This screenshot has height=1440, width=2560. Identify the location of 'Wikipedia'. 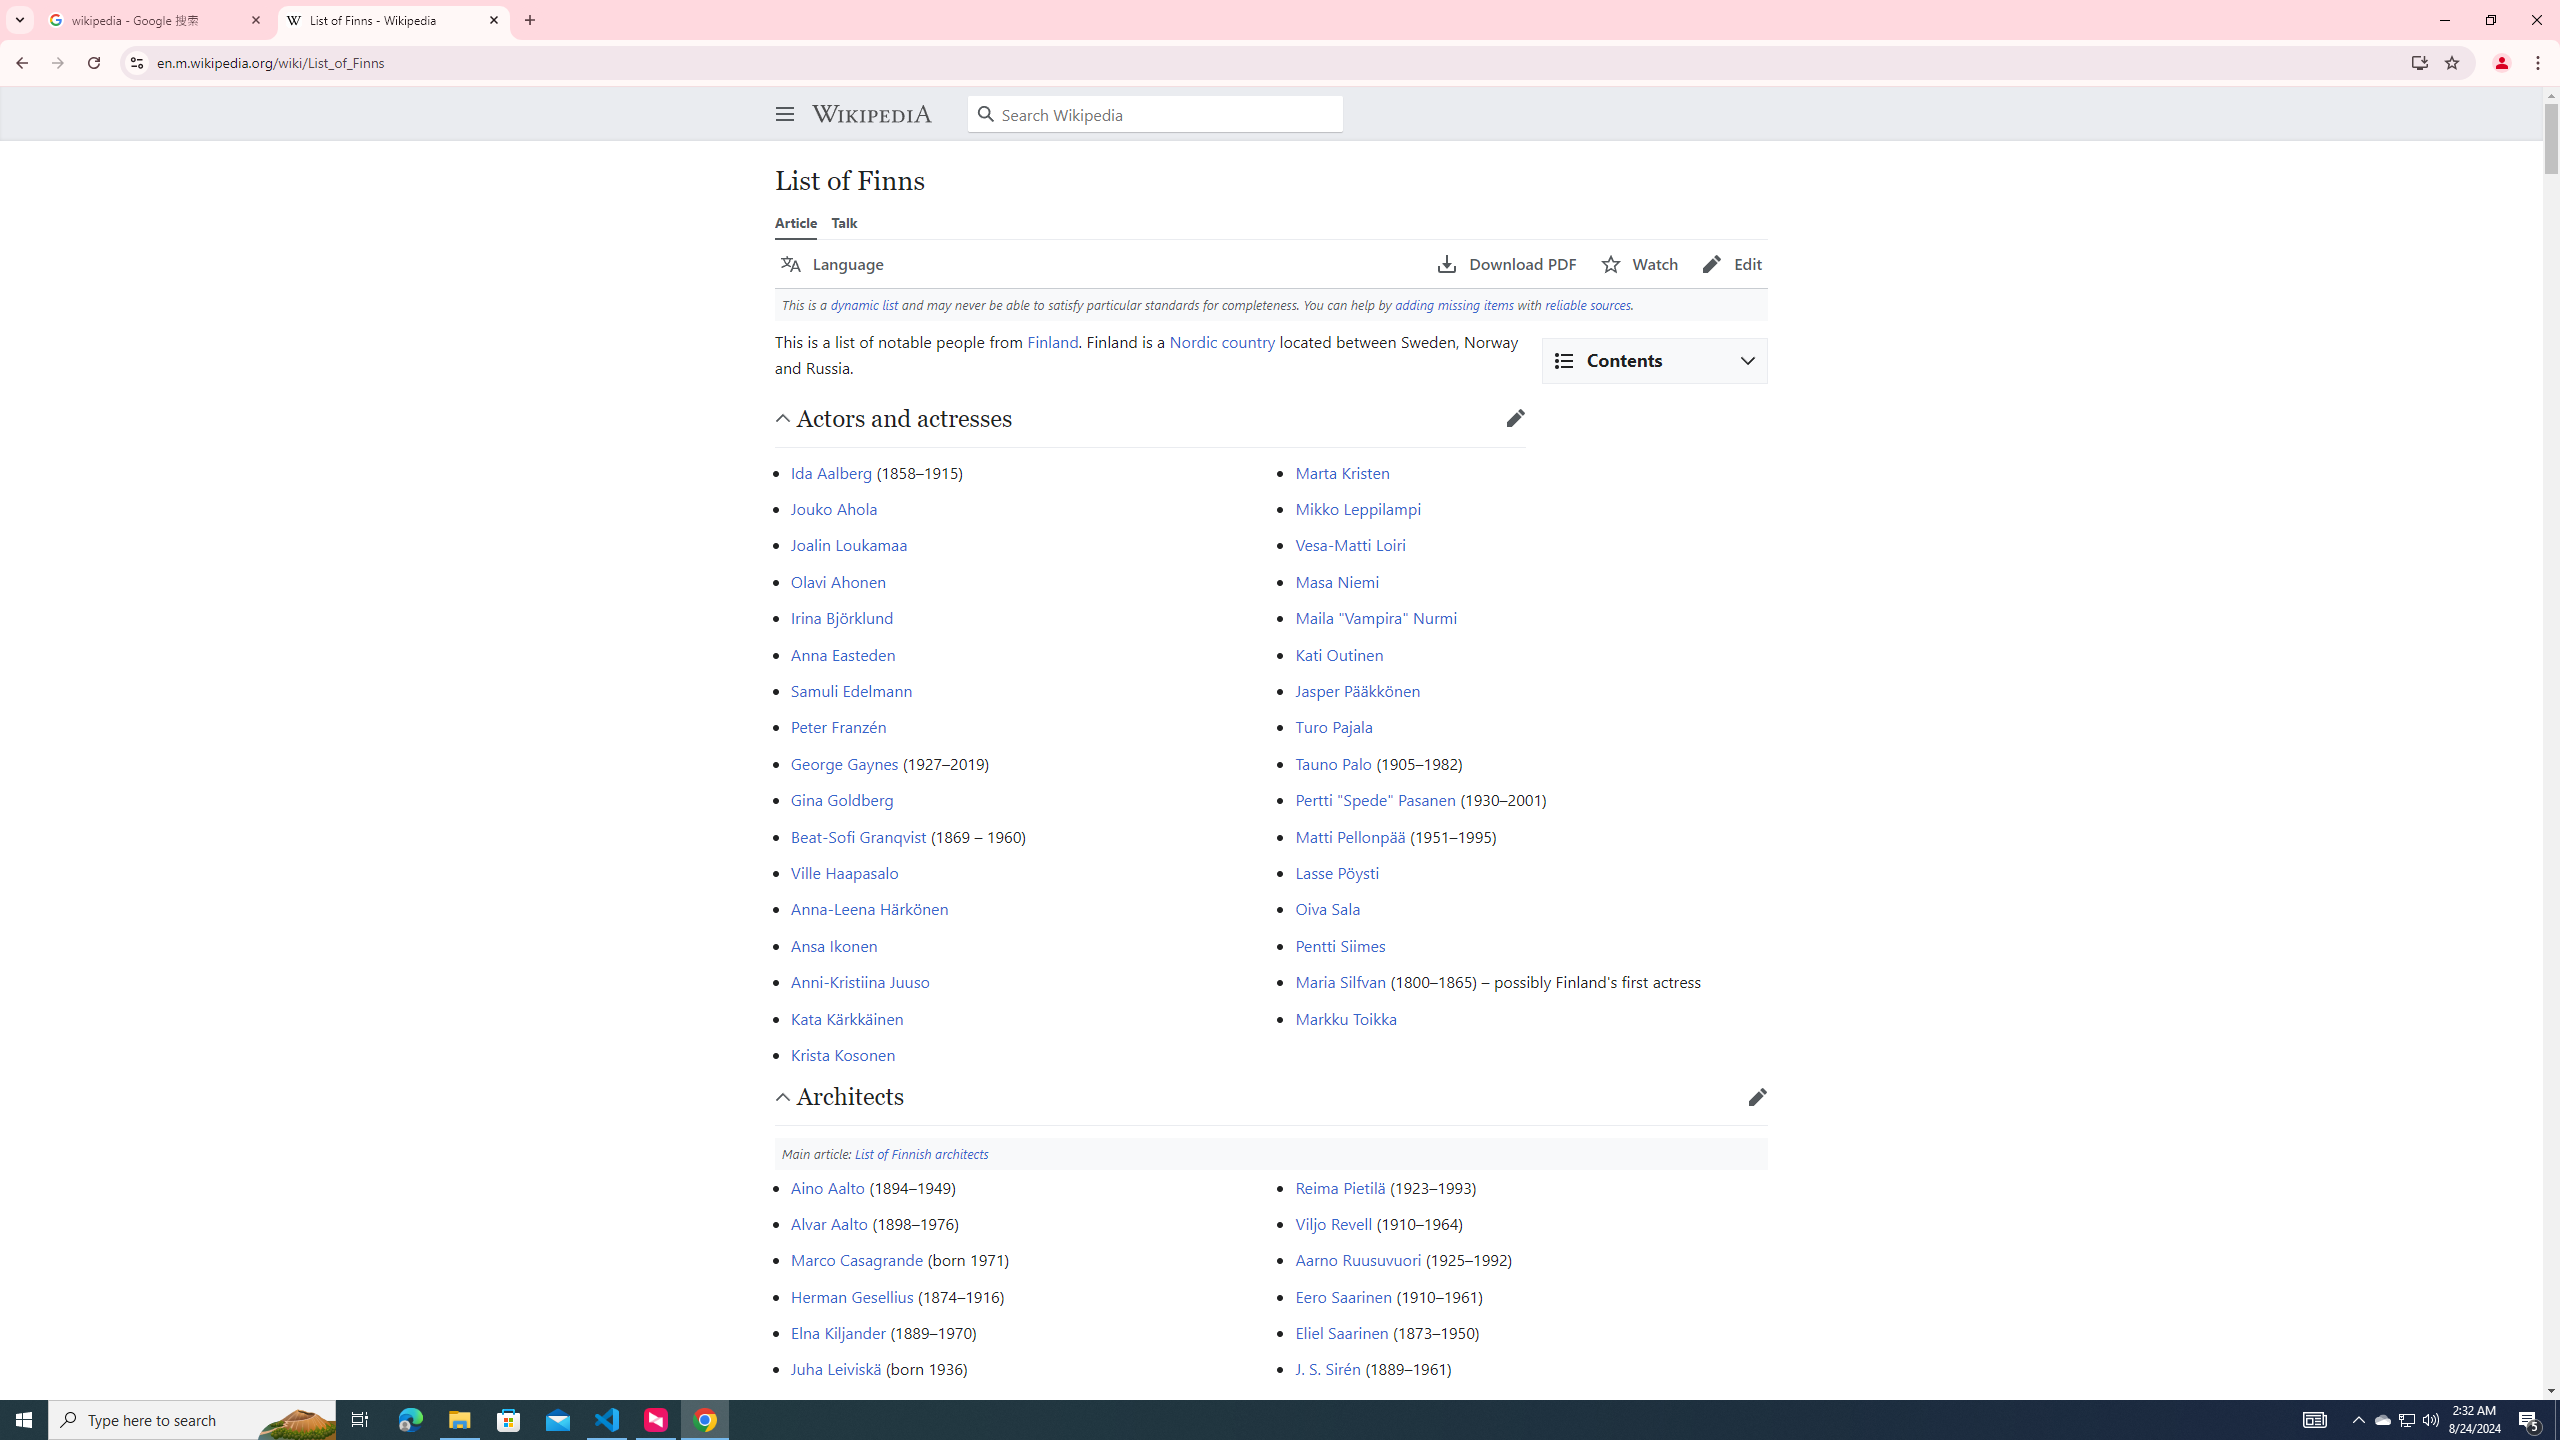
(871, 112).